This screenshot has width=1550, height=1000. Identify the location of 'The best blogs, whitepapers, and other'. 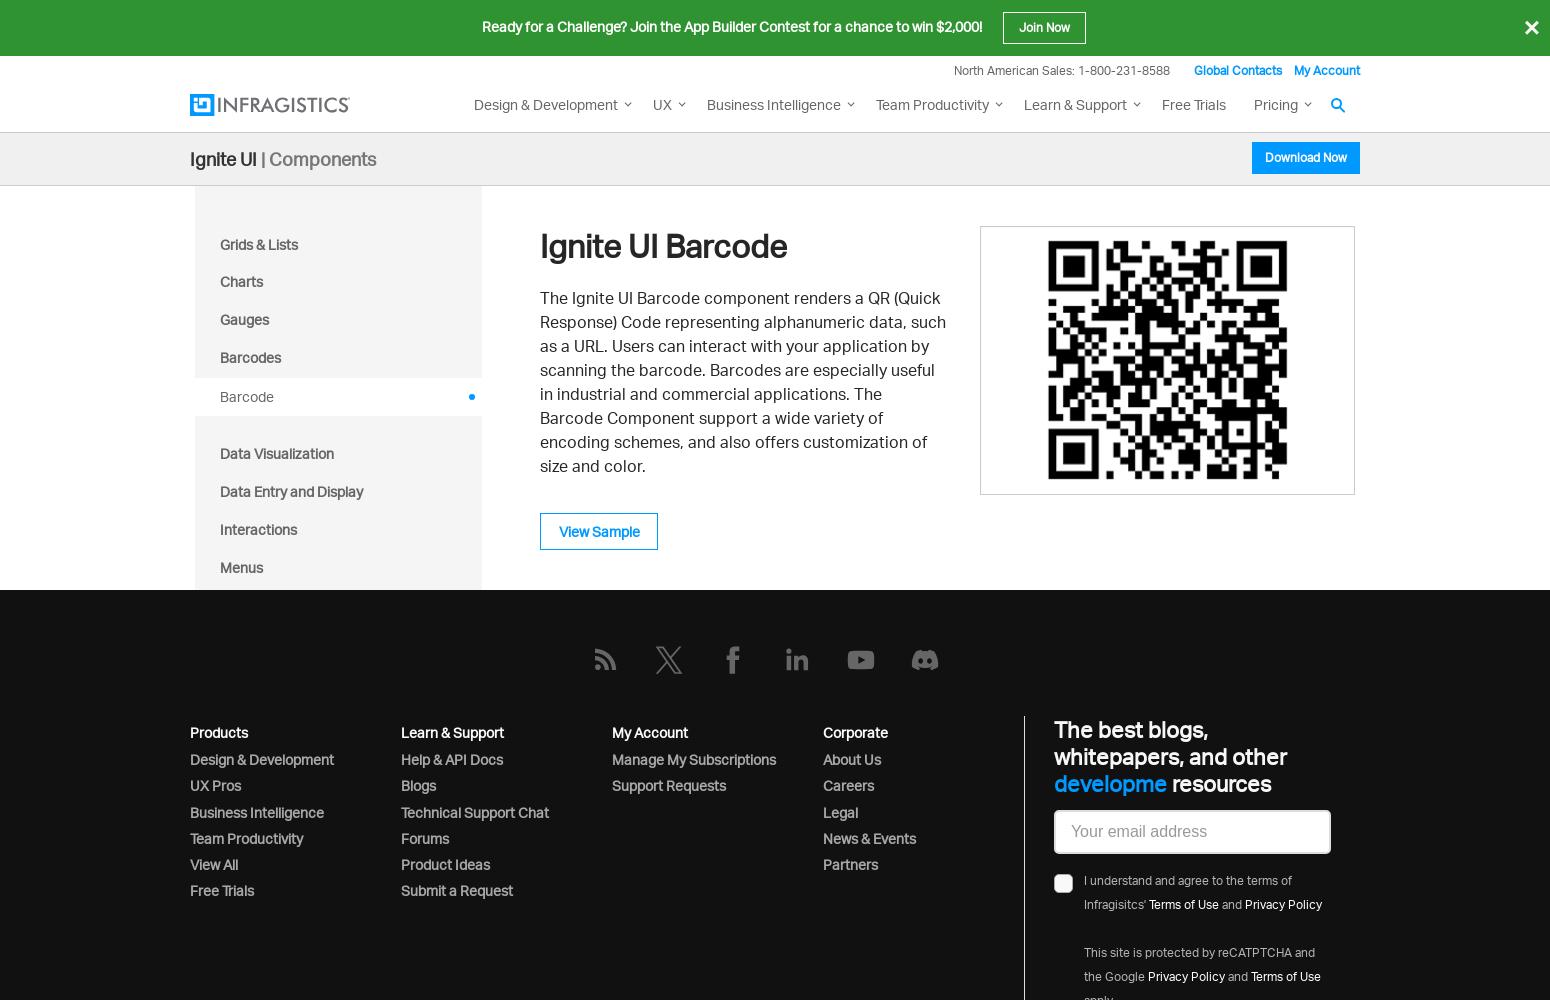
(1169, 742).